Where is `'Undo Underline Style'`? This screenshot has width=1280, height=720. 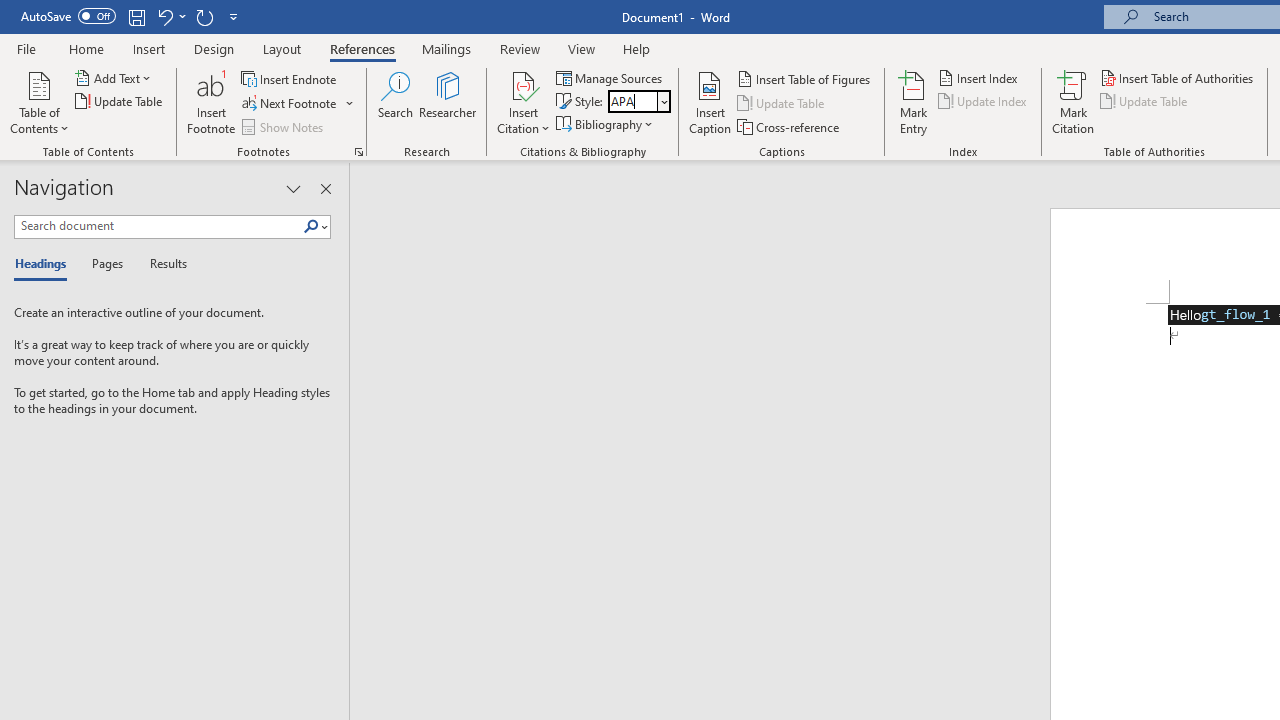 'Undo Underline Style' is located at coordinates (170, 16).